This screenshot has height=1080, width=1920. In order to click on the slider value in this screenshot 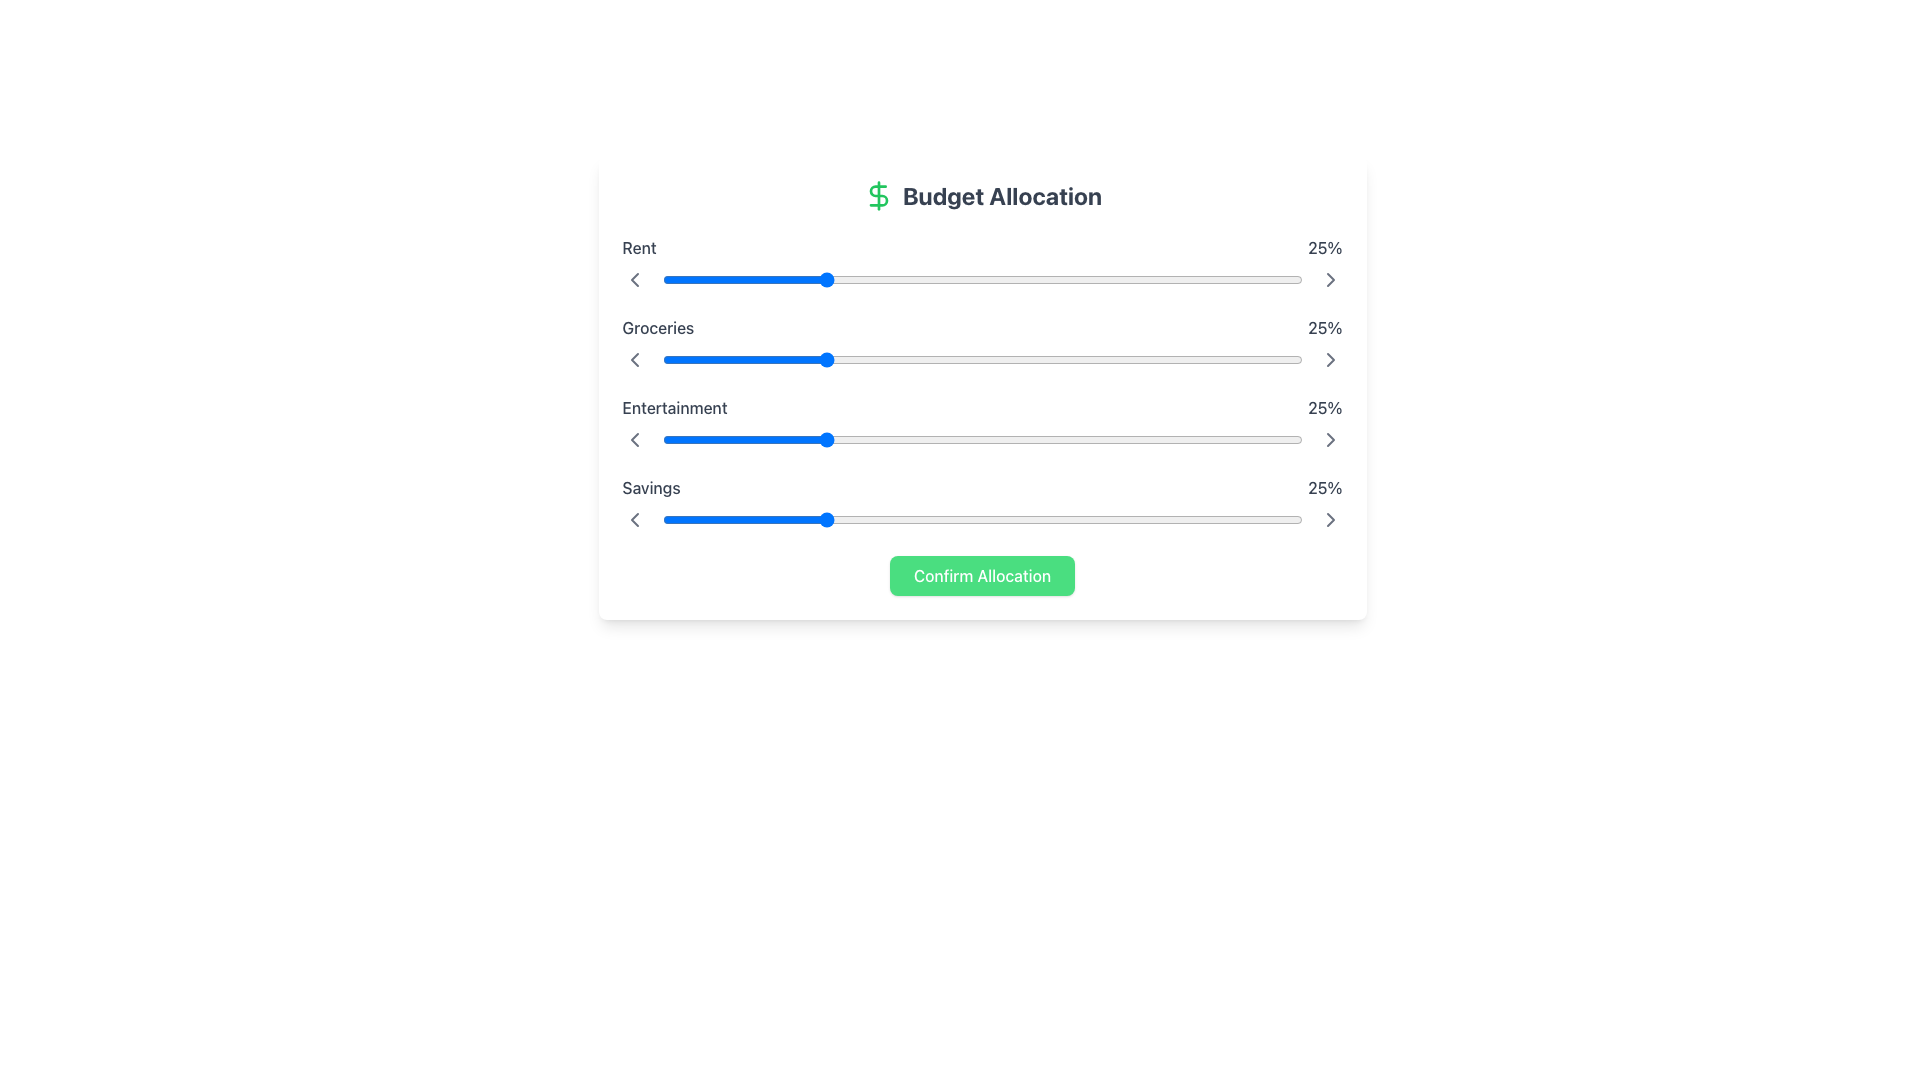, I will do `click(809, 358)`.